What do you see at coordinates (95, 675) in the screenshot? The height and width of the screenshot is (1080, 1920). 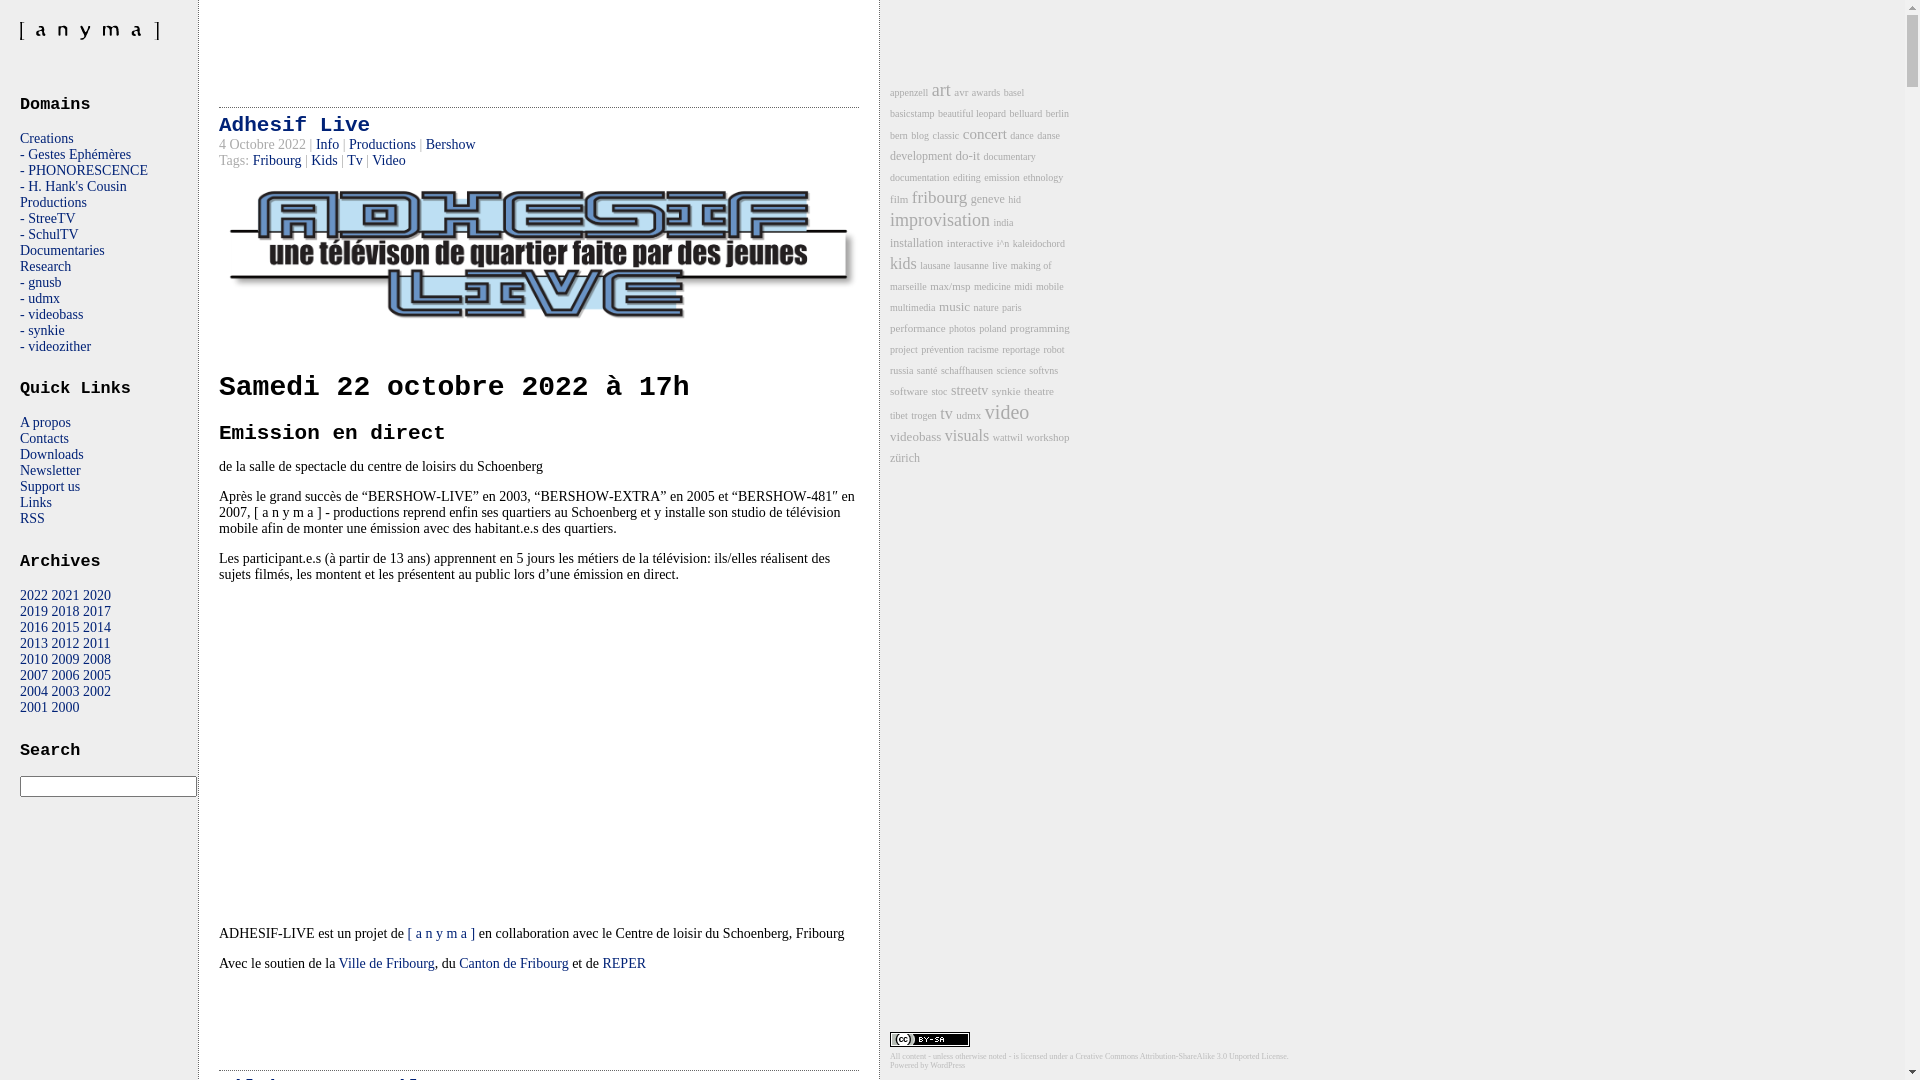 I see `'2005'` at bounding box center [95, 675].